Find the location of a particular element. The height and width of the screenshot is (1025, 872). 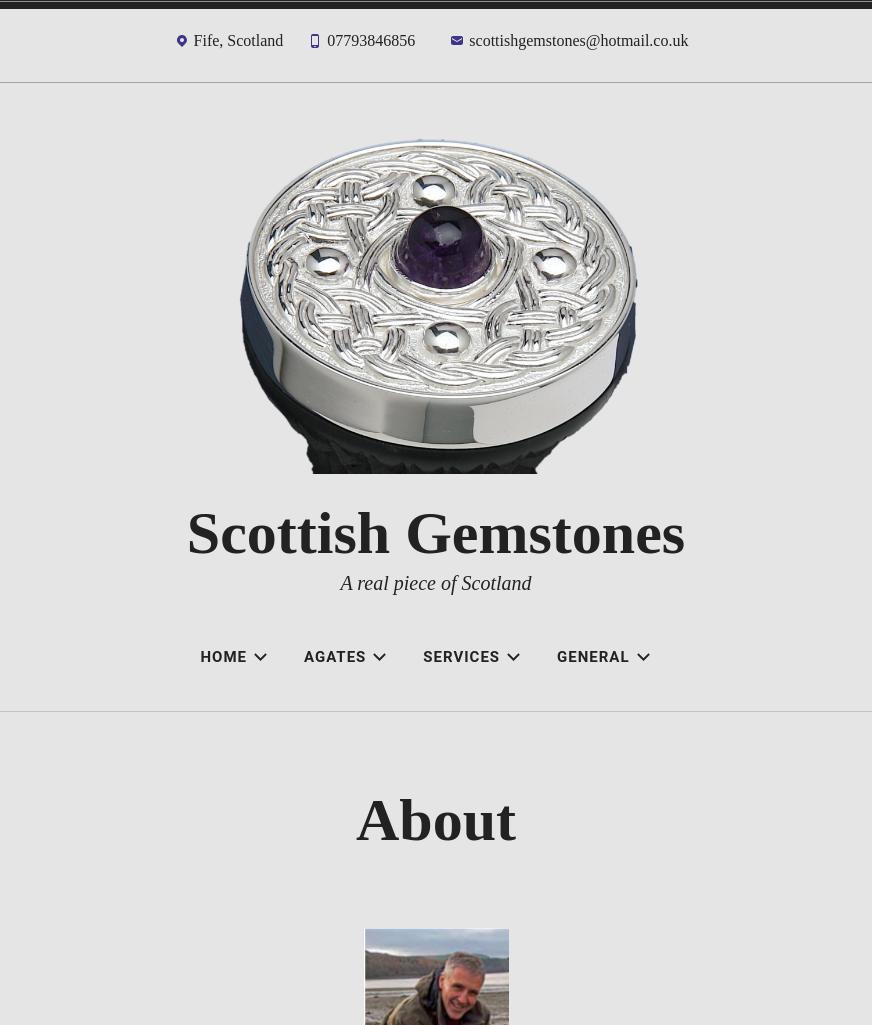

'A real piece of Scotland' is located at coordinates (435, 581).